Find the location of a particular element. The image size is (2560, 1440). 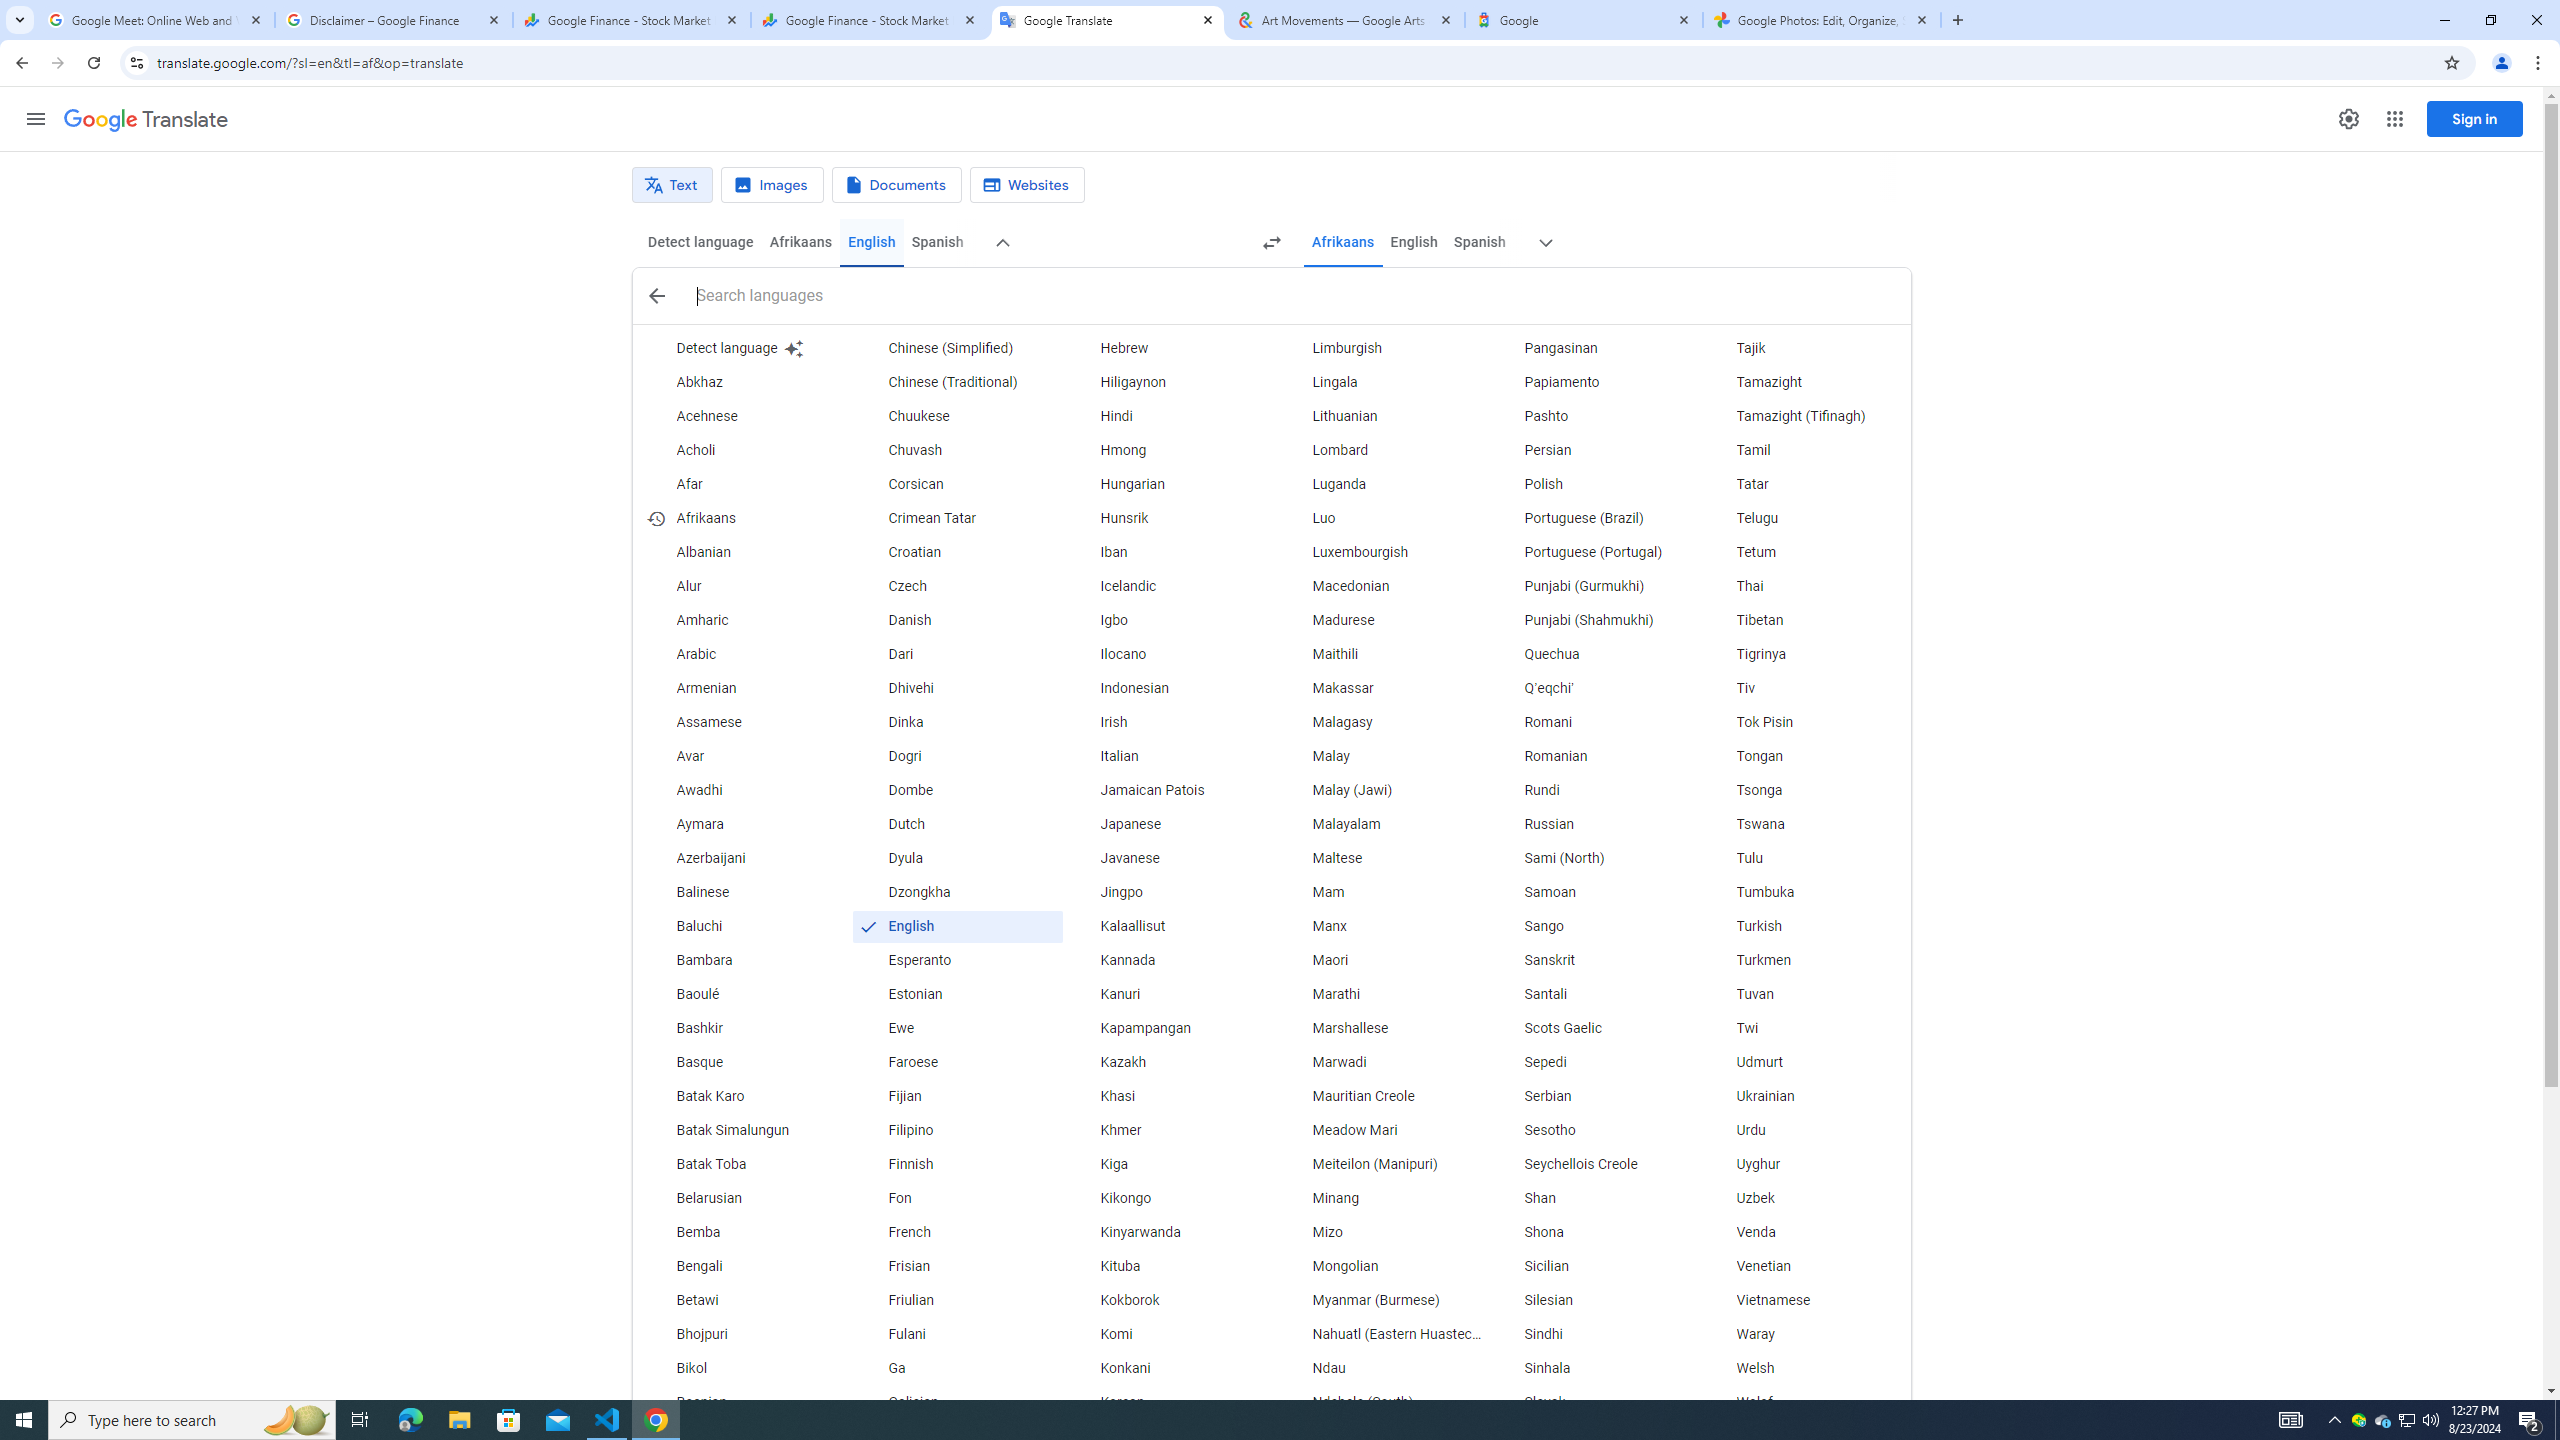

'Ndebele (South)' is located at coordinates (1381, 1401).